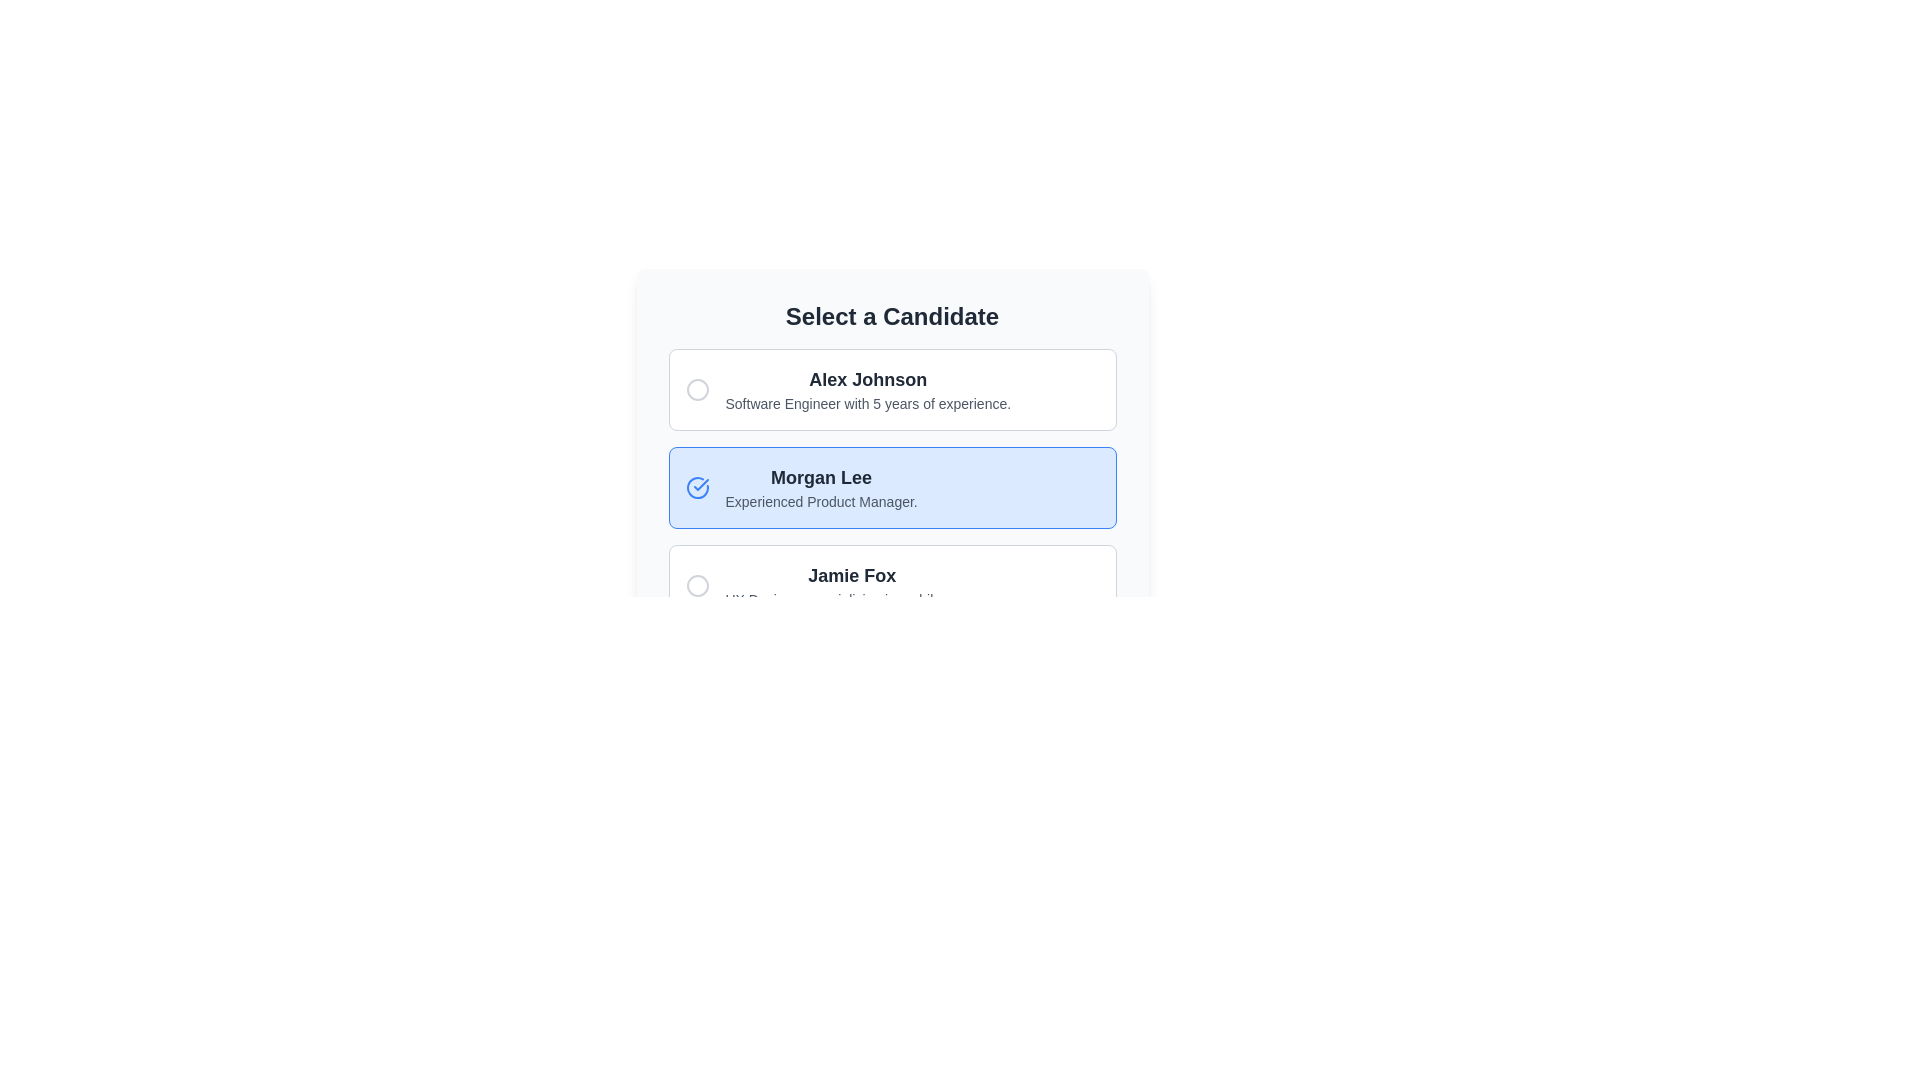 The image size is (1920, 1080). I want to click on the text label providing information about the candidate 'Alex Johnson' located in the top candidate card under the 'Select a Candidate' section, positioned below the name and above the checkbox, so click(868, 404).